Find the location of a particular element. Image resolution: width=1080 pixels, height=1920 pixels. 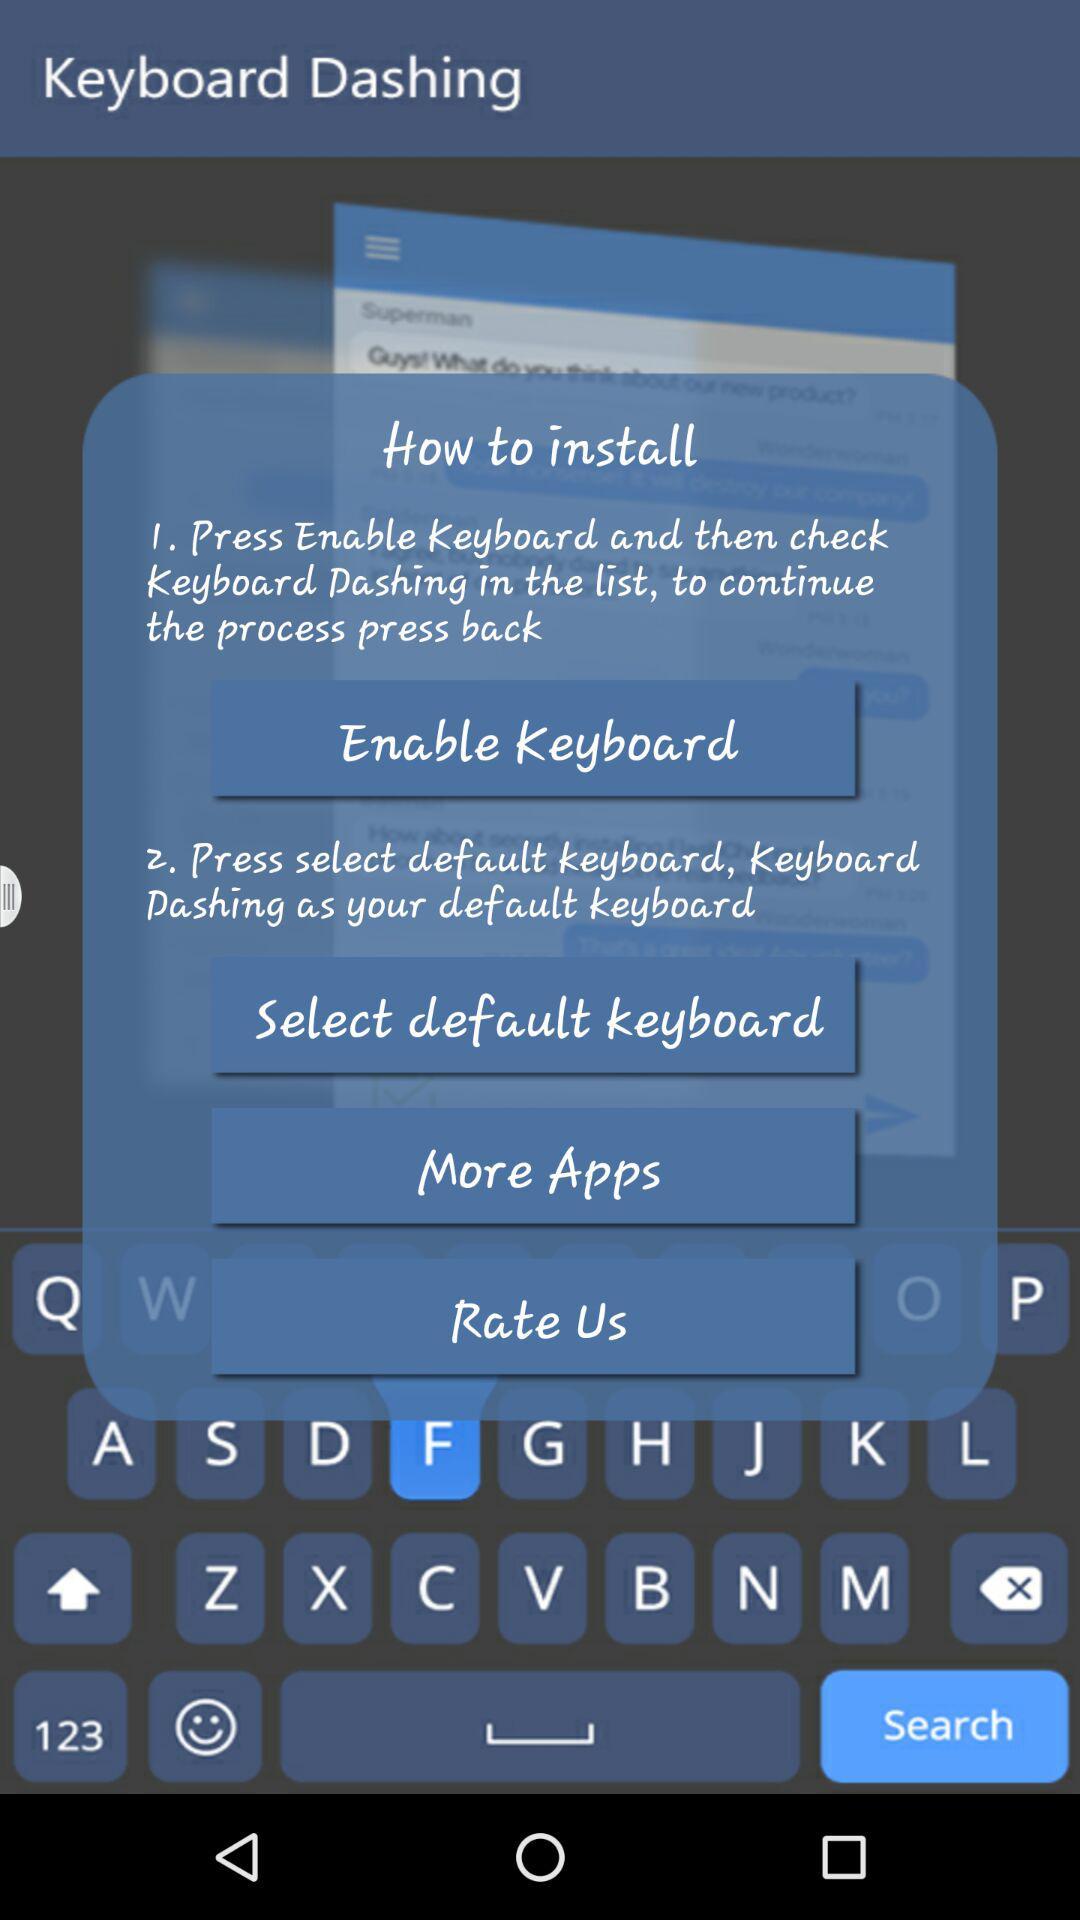

button below more apps icon is located at coordinates (538, 1320).